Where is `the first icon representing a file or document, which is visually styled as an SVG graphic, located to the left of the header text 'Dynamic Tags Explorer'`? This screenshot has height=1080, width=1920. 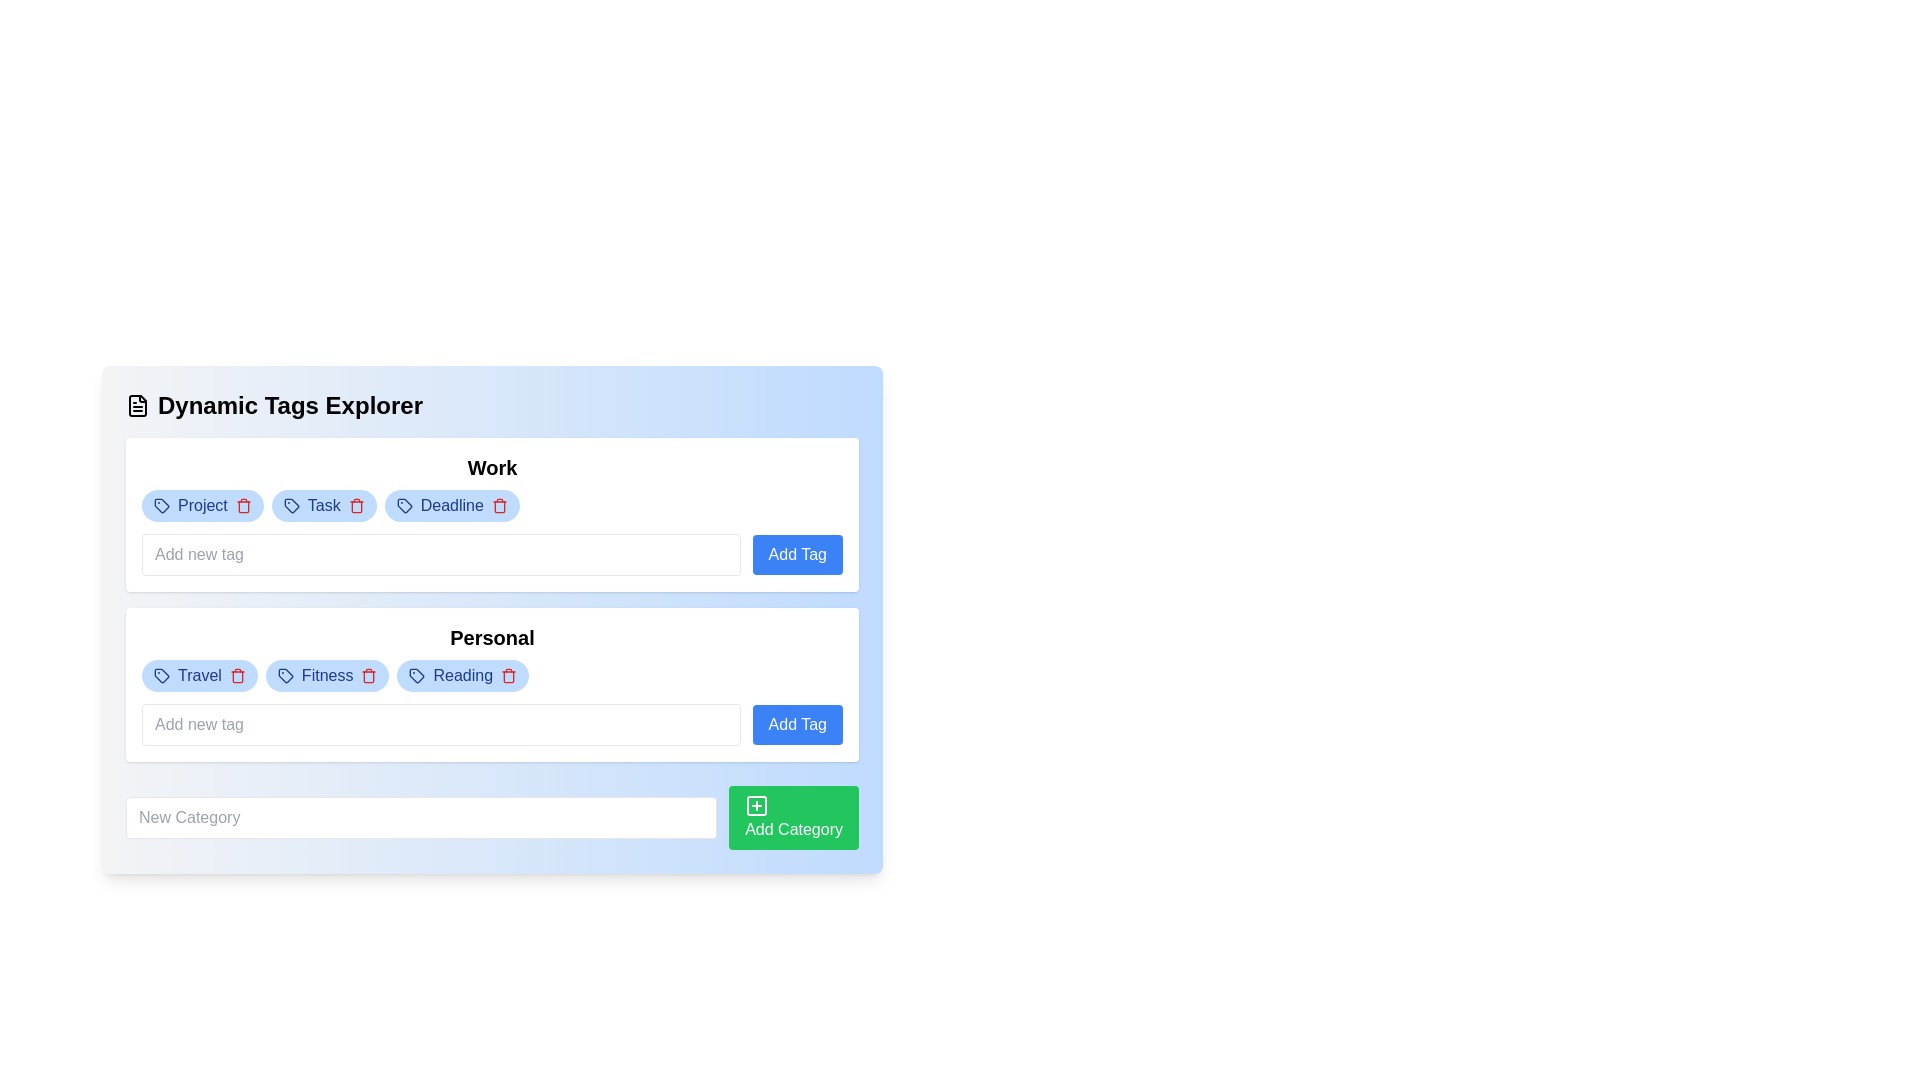
the first icon representing a file or document, which is visually styled as an SVG graphic, located to the left of the header text 'Dynamic Tags Explorer' is located at coordinates (137, 405).